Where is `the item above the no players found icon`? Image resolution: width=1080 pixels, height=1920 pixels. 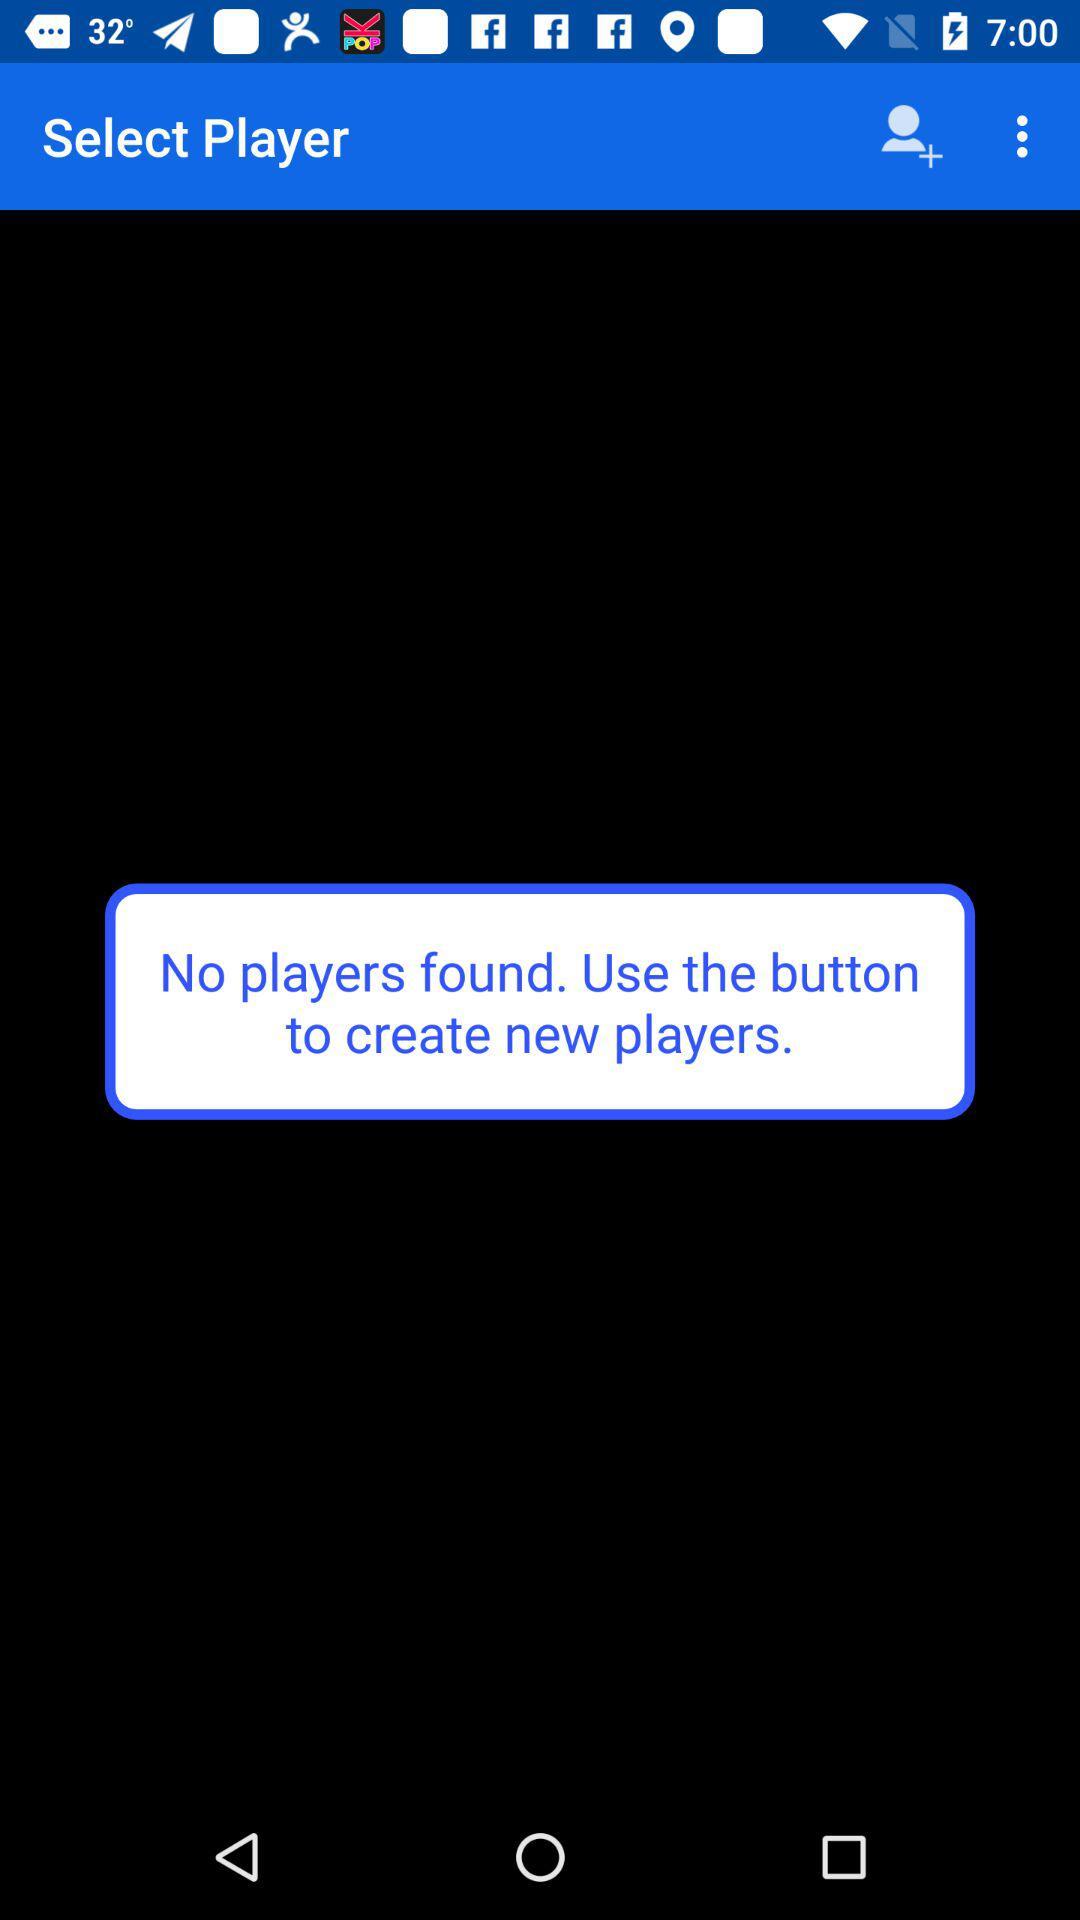
the item above the no players found icon is located at coordinates (911, 135).